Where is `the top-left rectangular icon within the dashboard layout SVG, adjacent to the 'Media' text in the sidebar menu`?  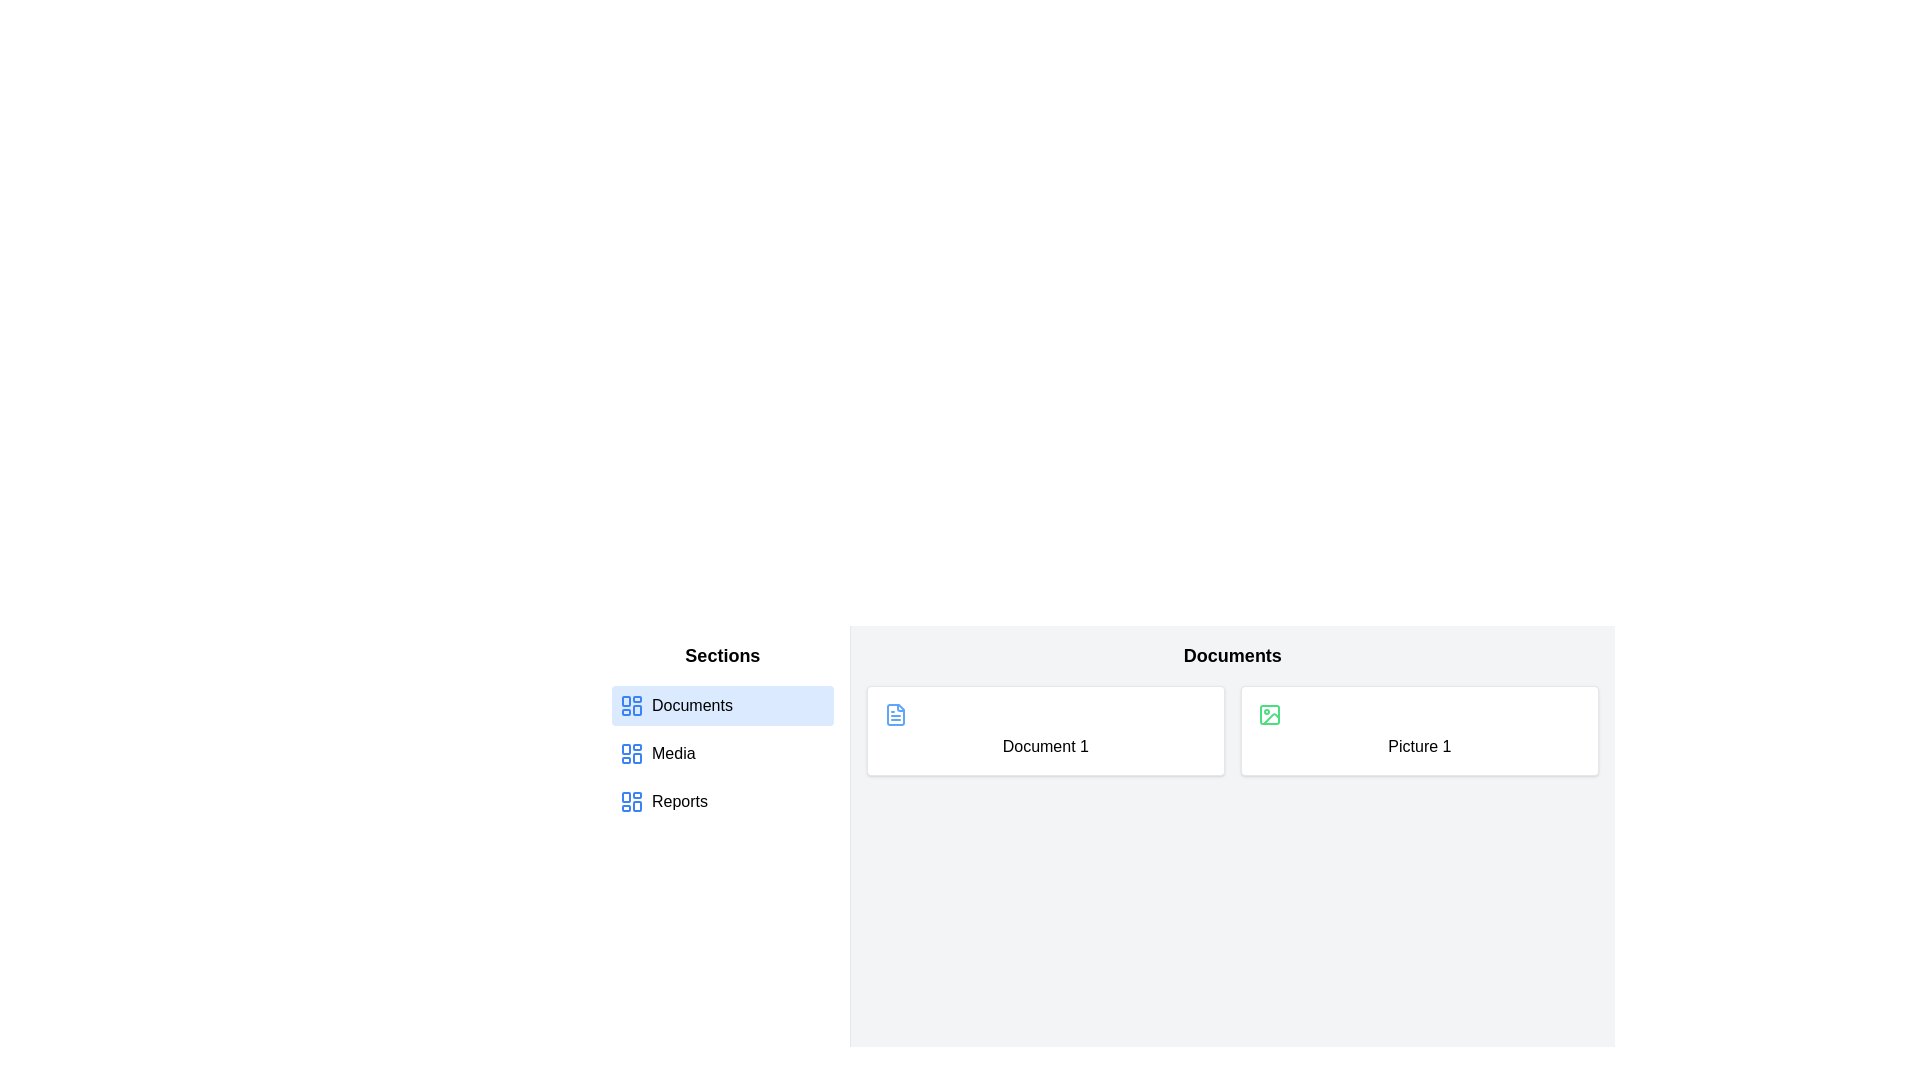 the top-left rectangular icon within the dashboard layout SVG, adjacent to the 'Media' text in the sidebar menu is located at coordinates (625, 749).